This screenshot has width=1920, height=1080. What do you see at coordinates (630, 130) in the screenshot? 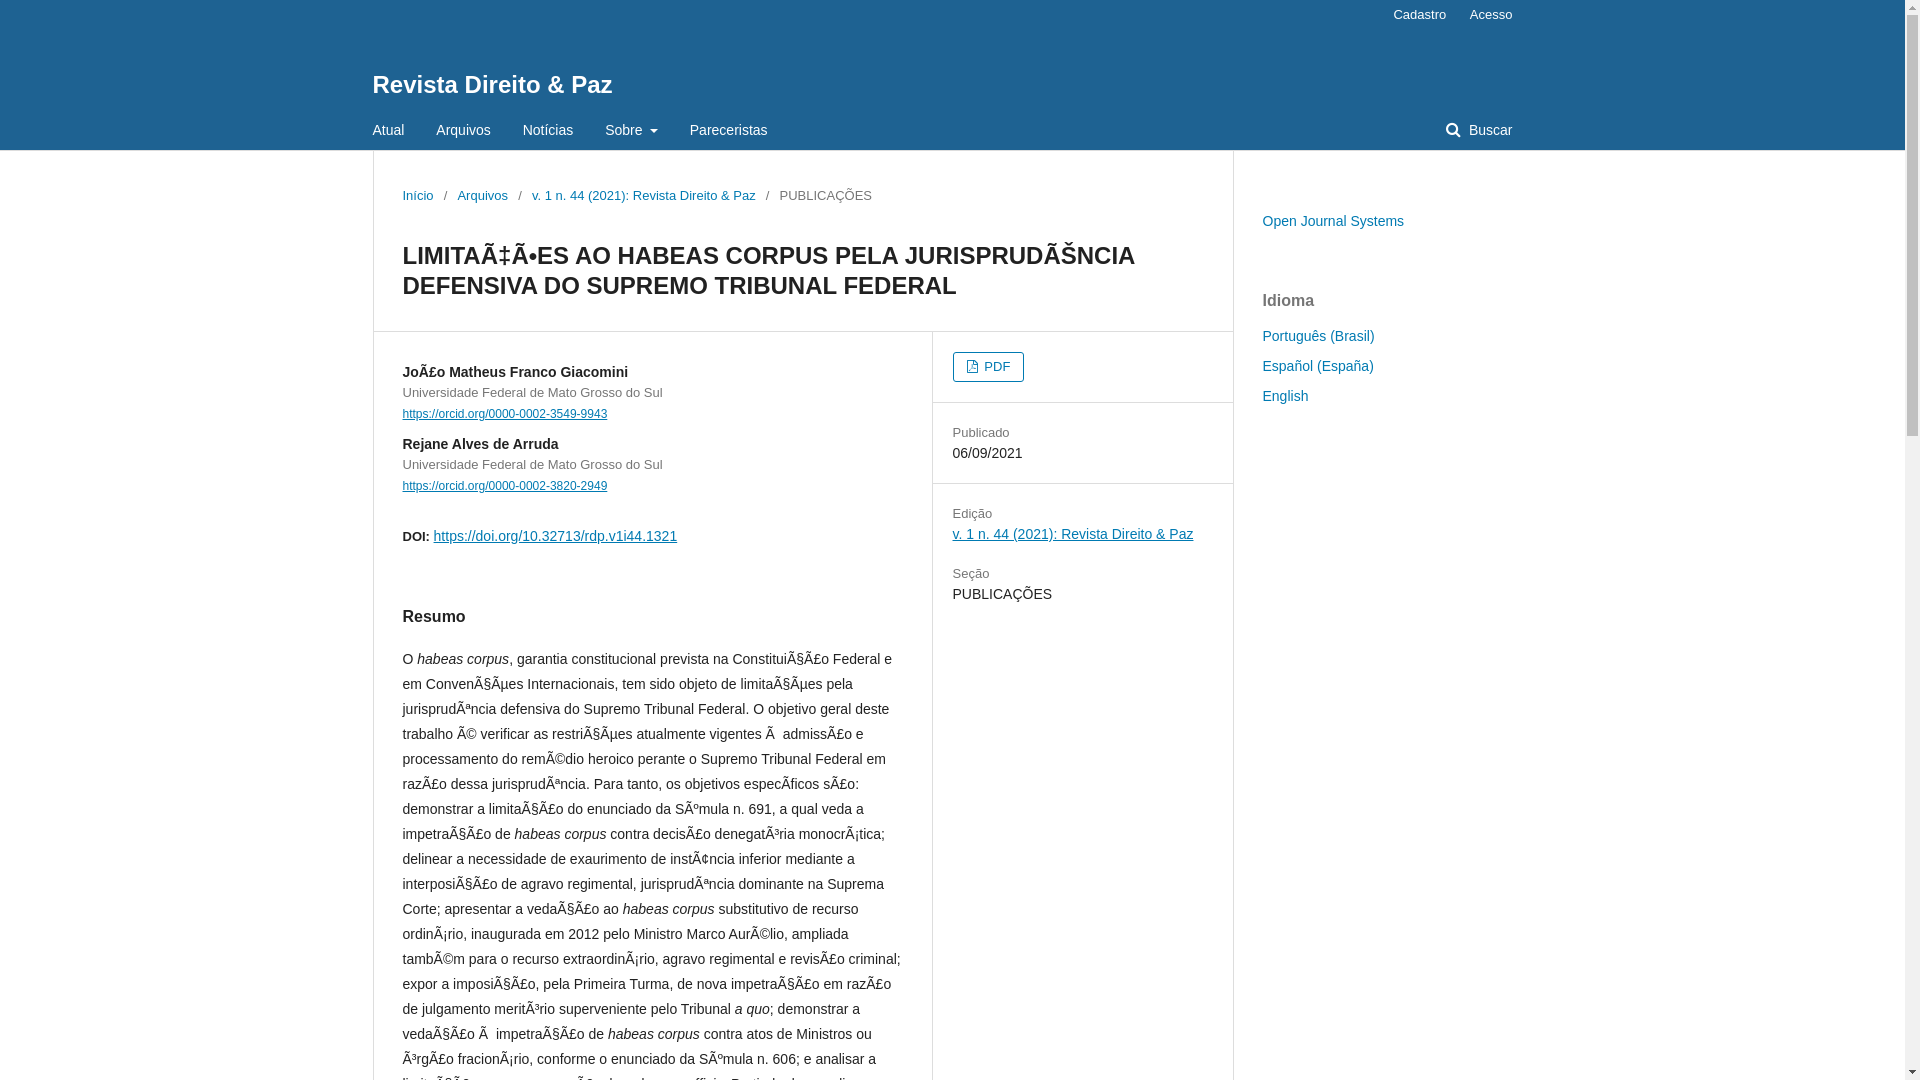
I see `'Sobre'` at bounding box center [630, 130].